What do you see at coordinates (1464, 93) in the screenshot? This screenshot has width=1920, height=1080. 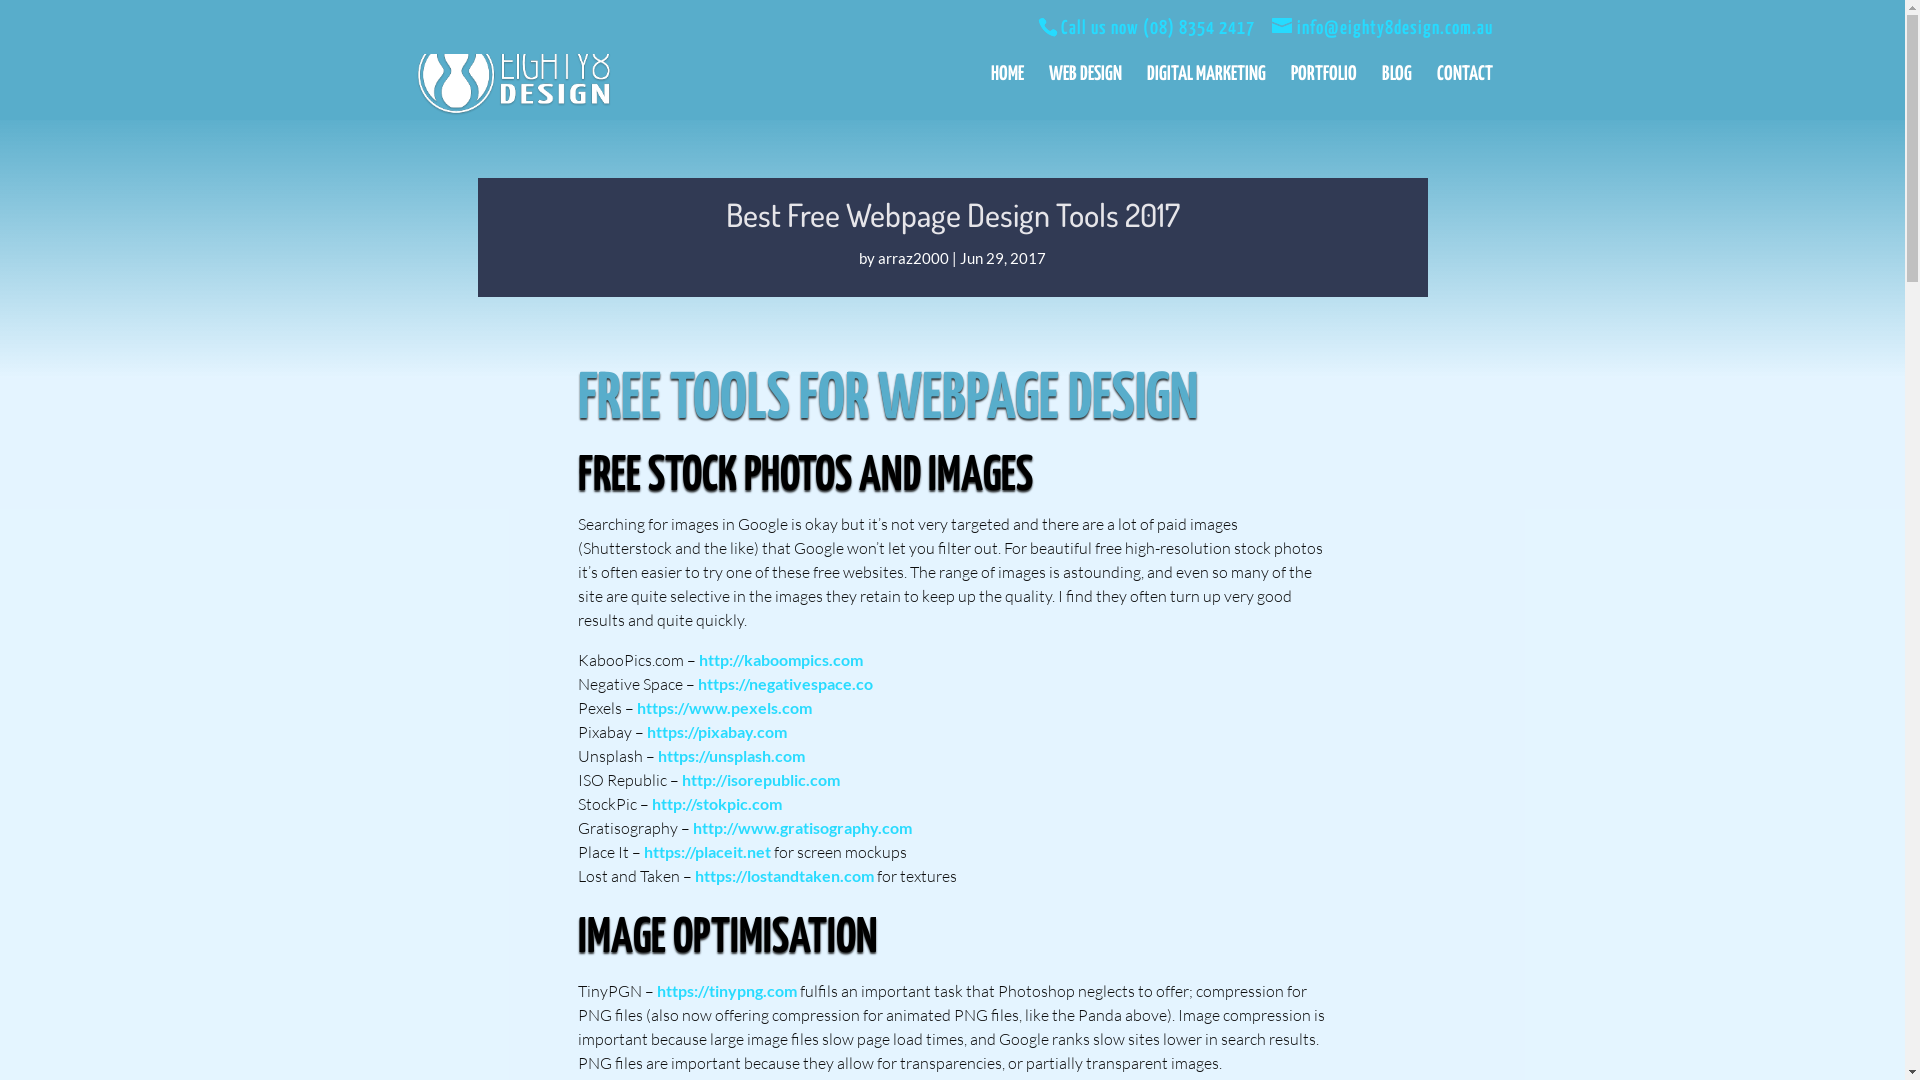 I see `'CONTACT'` at bounding box center [1464, 93].